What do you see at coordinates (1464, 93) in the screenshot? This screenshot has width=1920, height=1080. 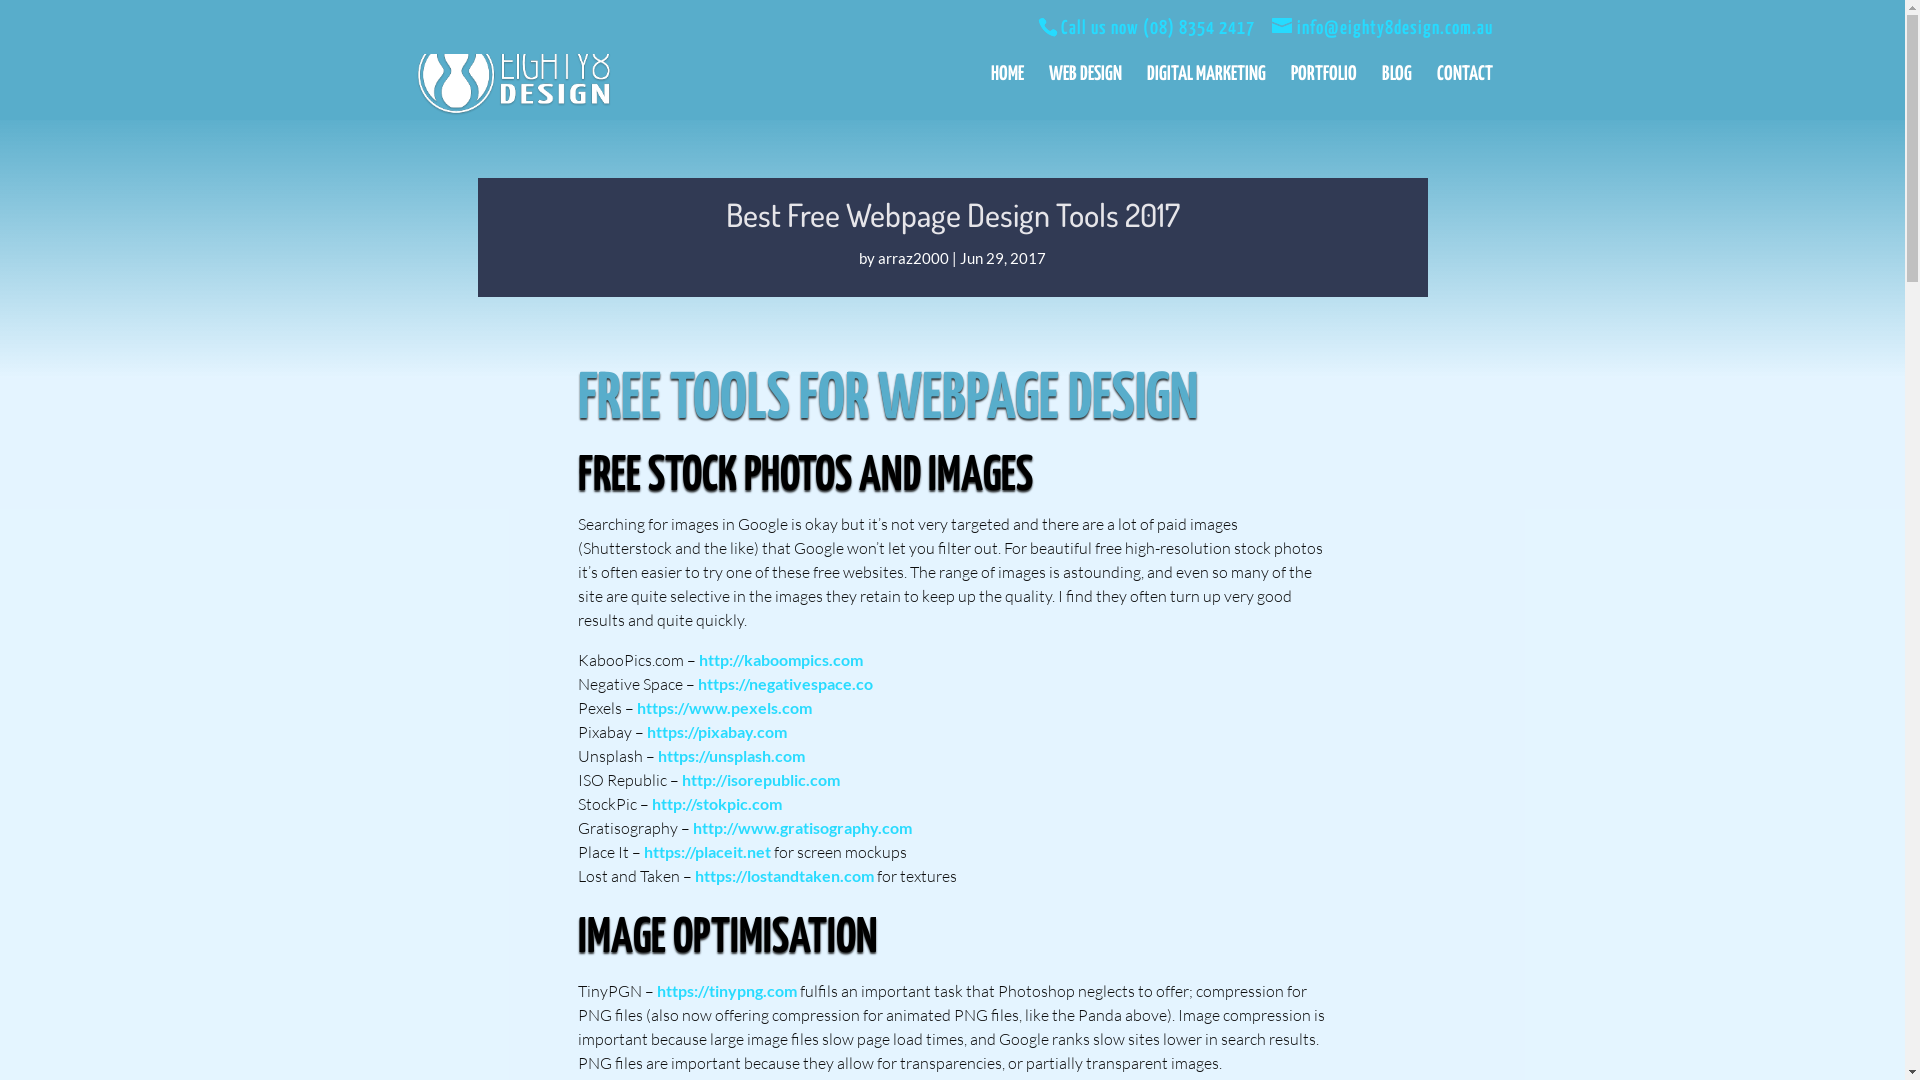 I see `'CONTACT'` at bounding box center [1464, 93].